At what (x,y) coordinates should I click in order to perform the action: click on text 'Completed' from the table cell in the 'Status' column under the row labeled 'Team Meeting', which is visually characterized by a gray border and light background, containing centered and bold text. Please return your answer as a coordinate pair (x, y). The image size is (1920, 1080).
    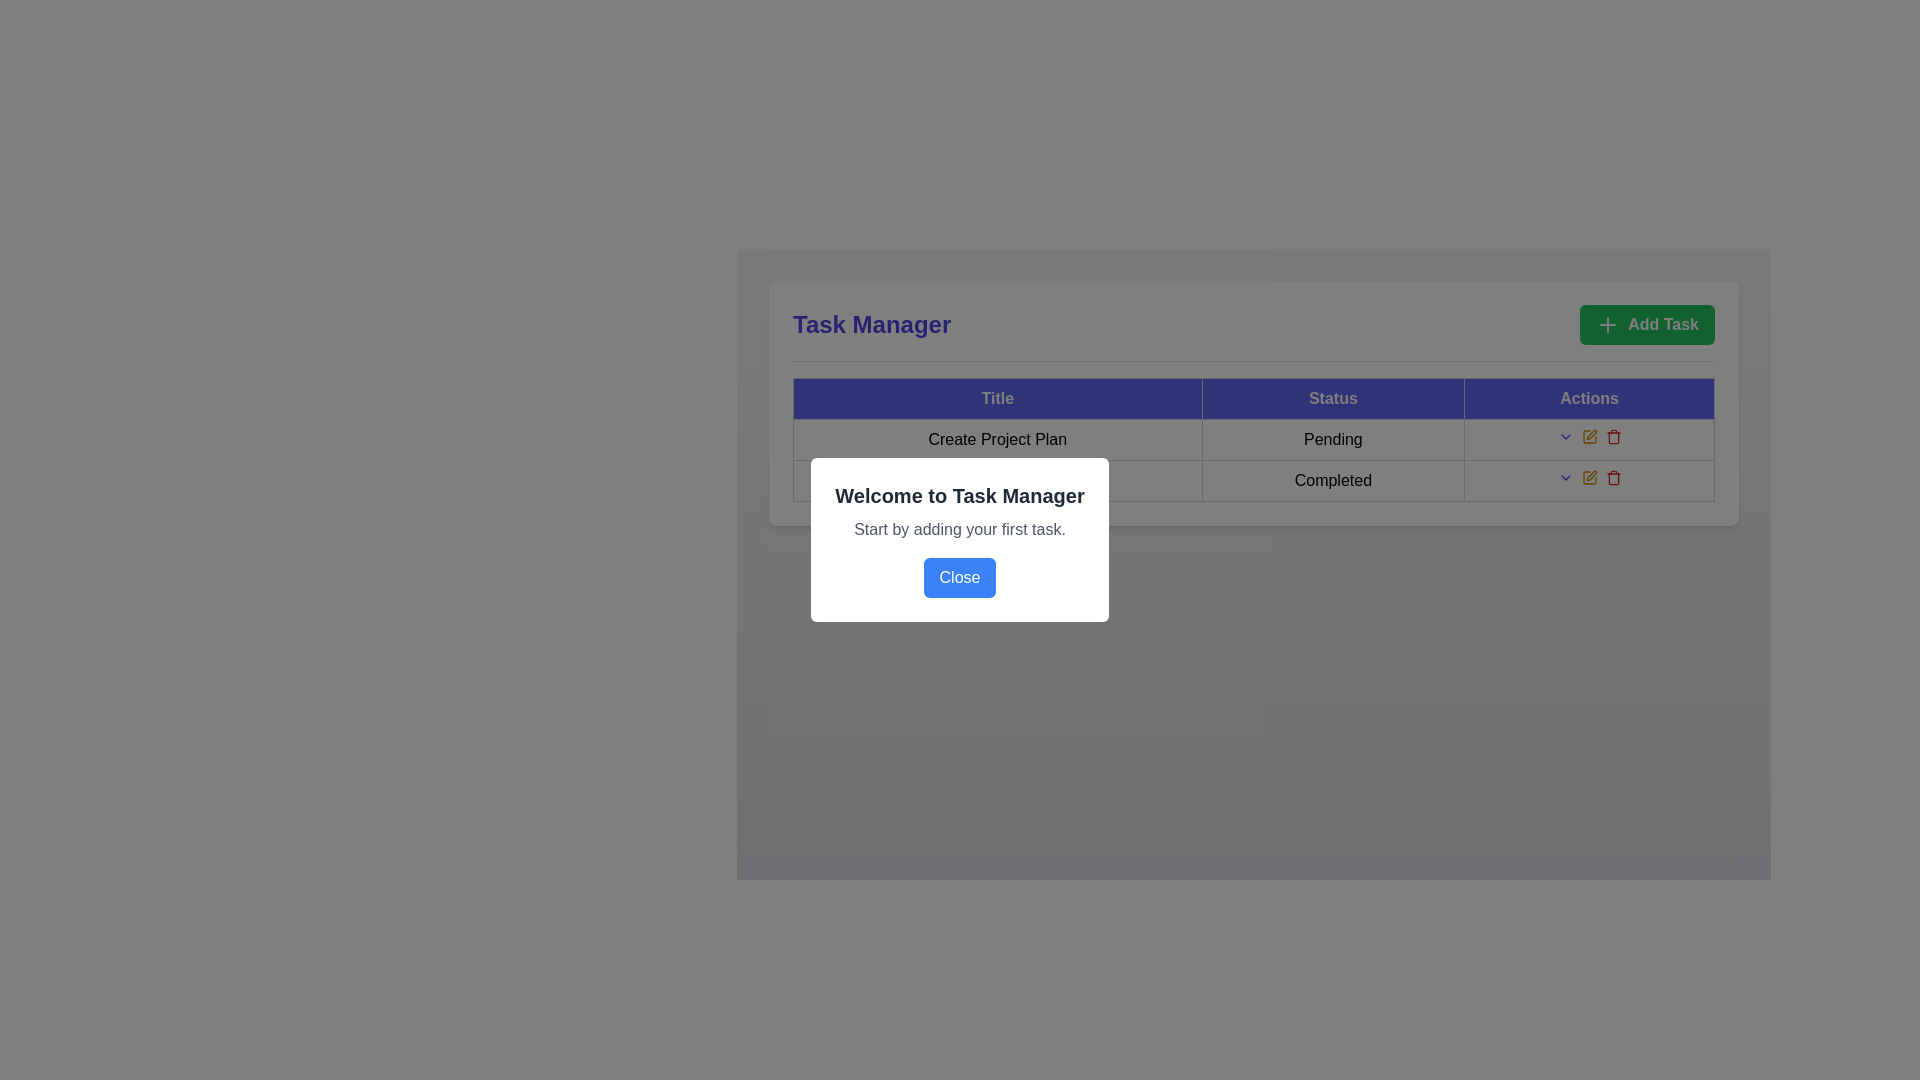
    Looking at the image, I should click on (1333, 481).